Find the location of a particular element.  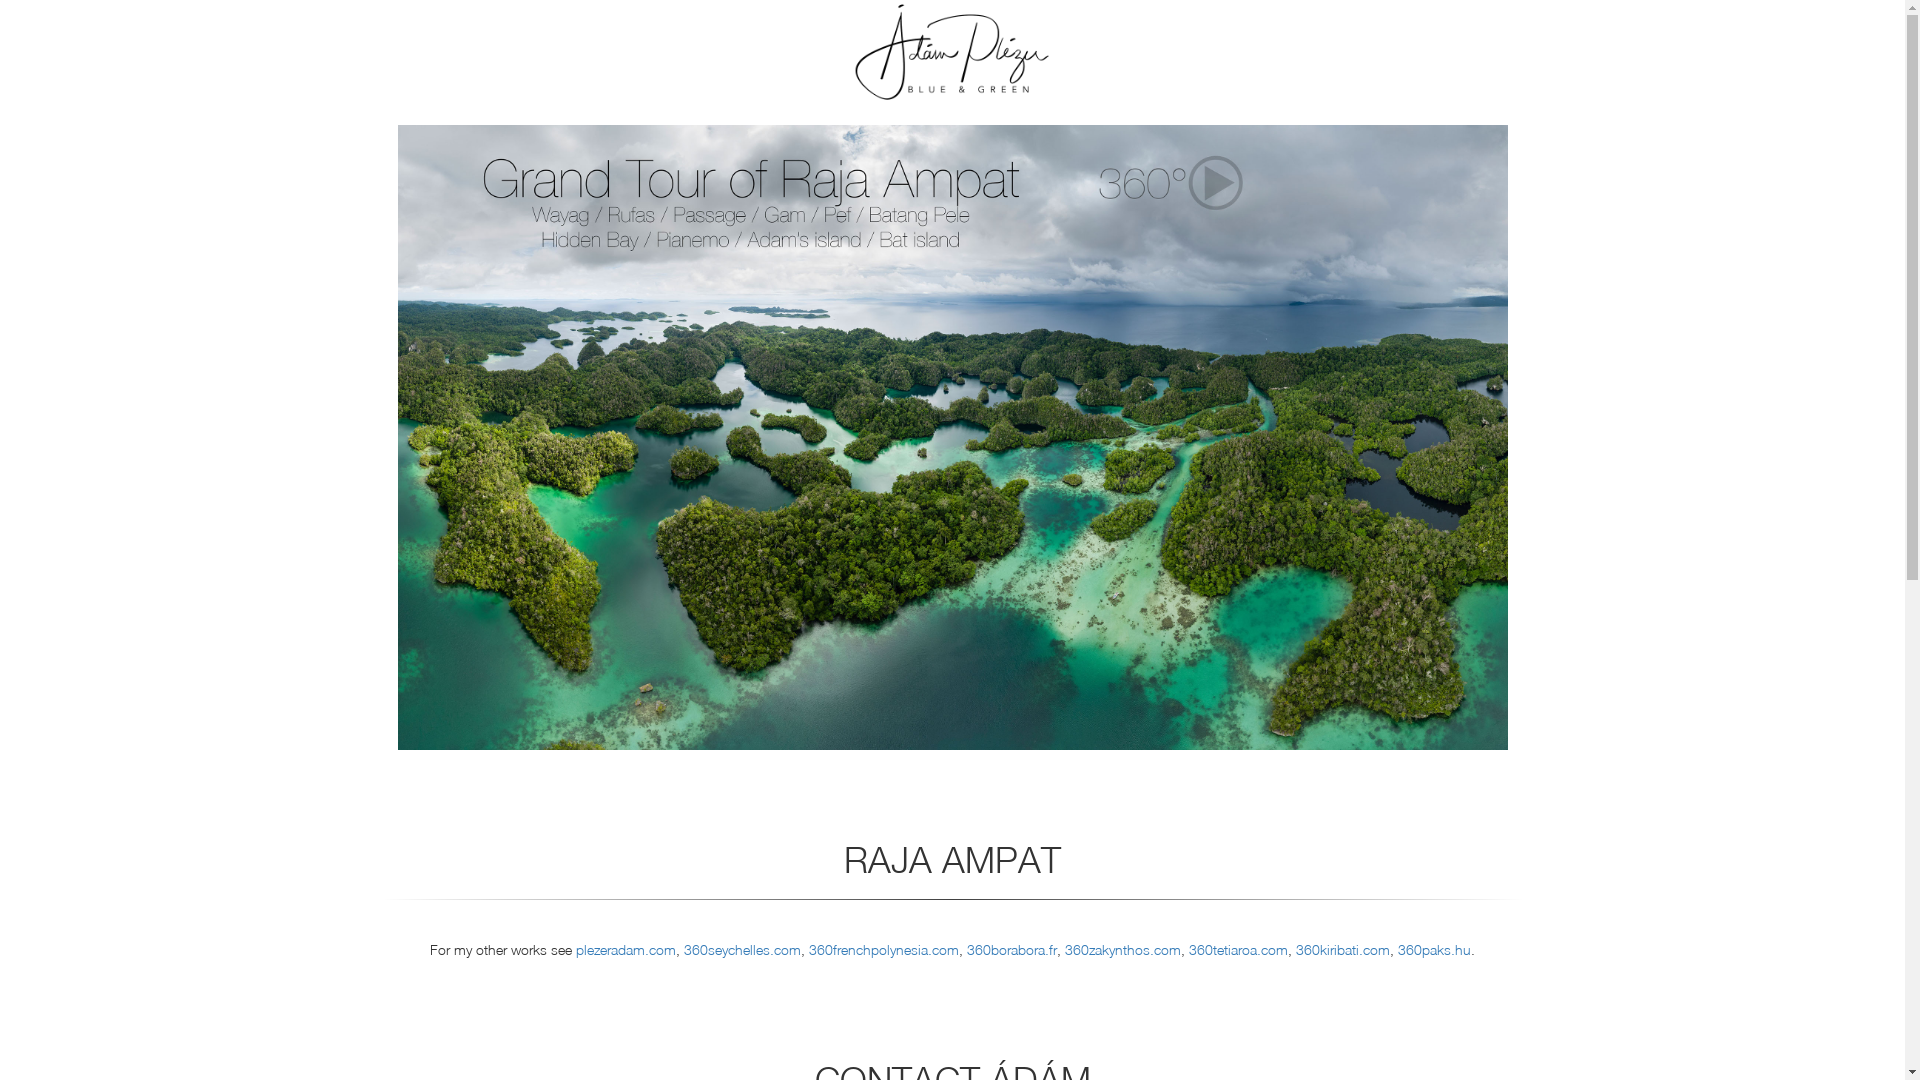

'360seychelles.com' is located at coordinates (741, 948).